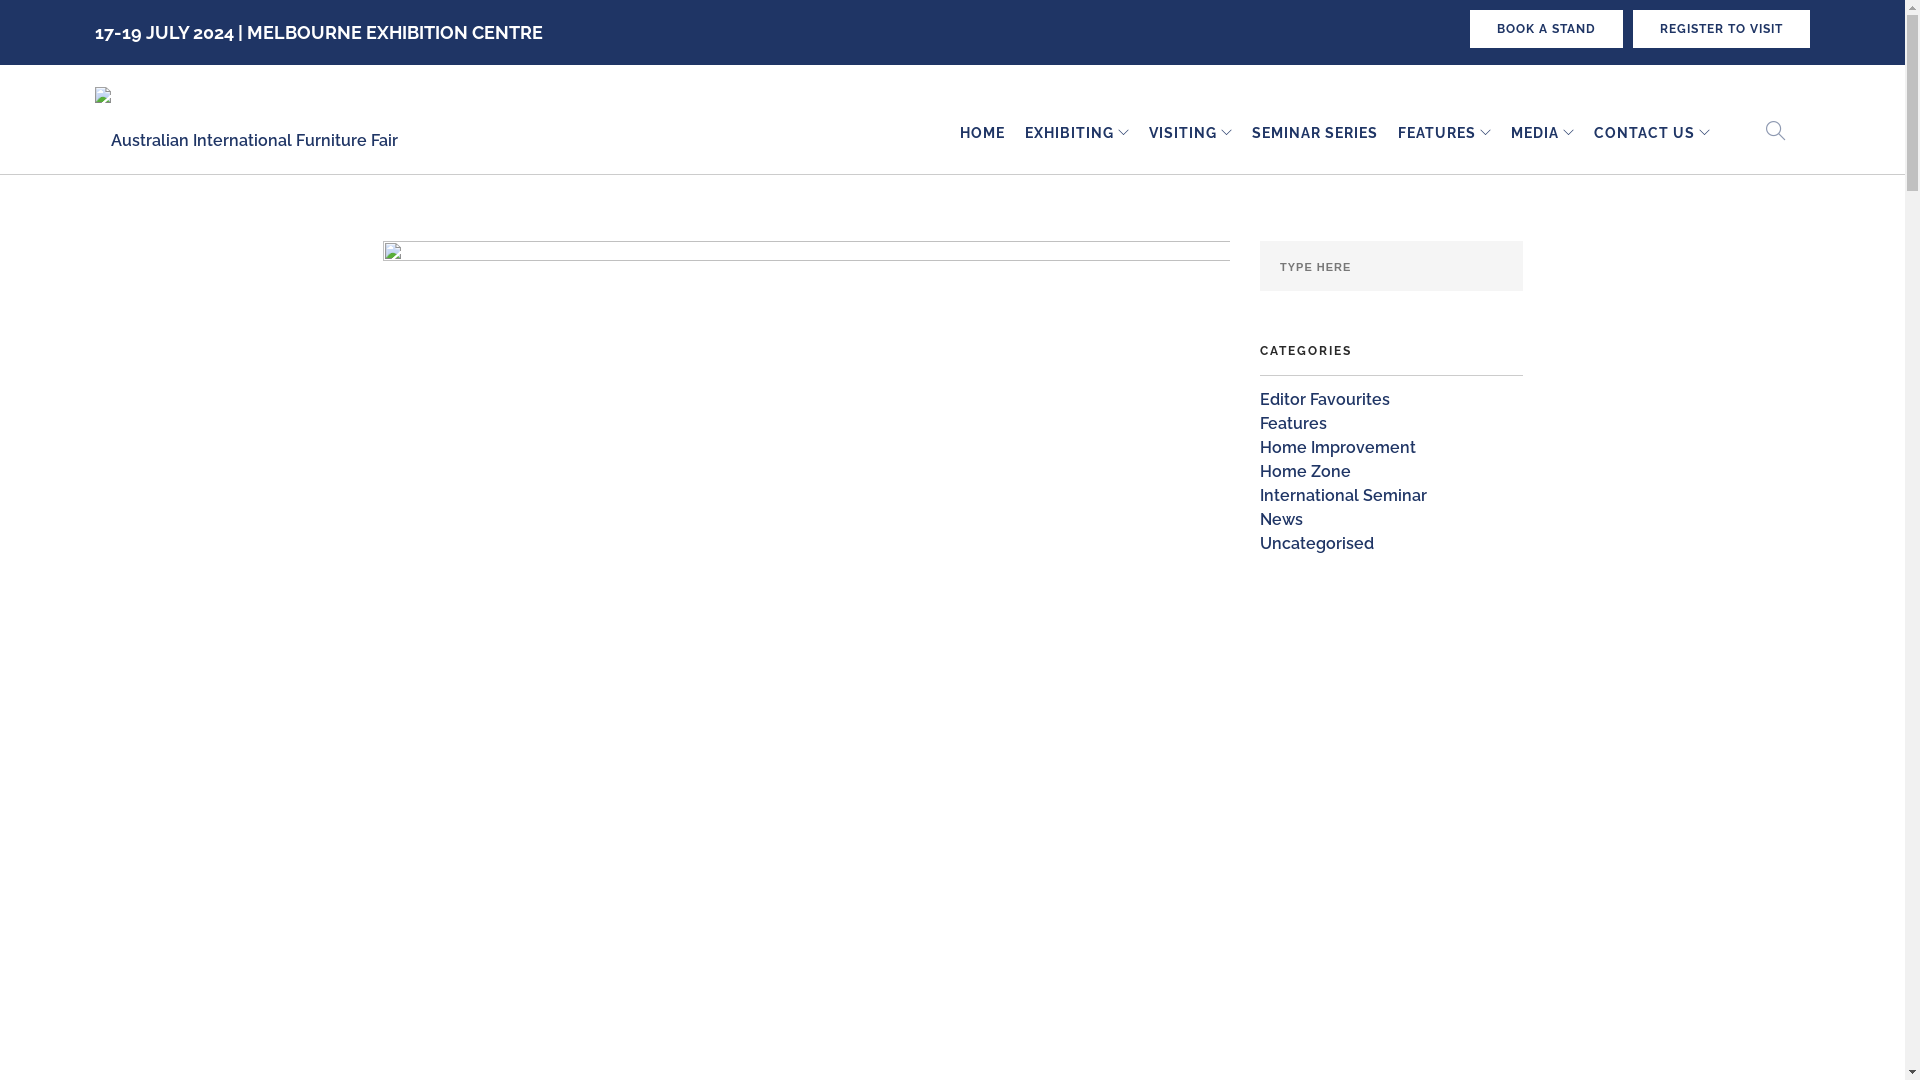 This screenshot has width=1920, height=1080. I want to click on 'HOME', so click(982, 133).